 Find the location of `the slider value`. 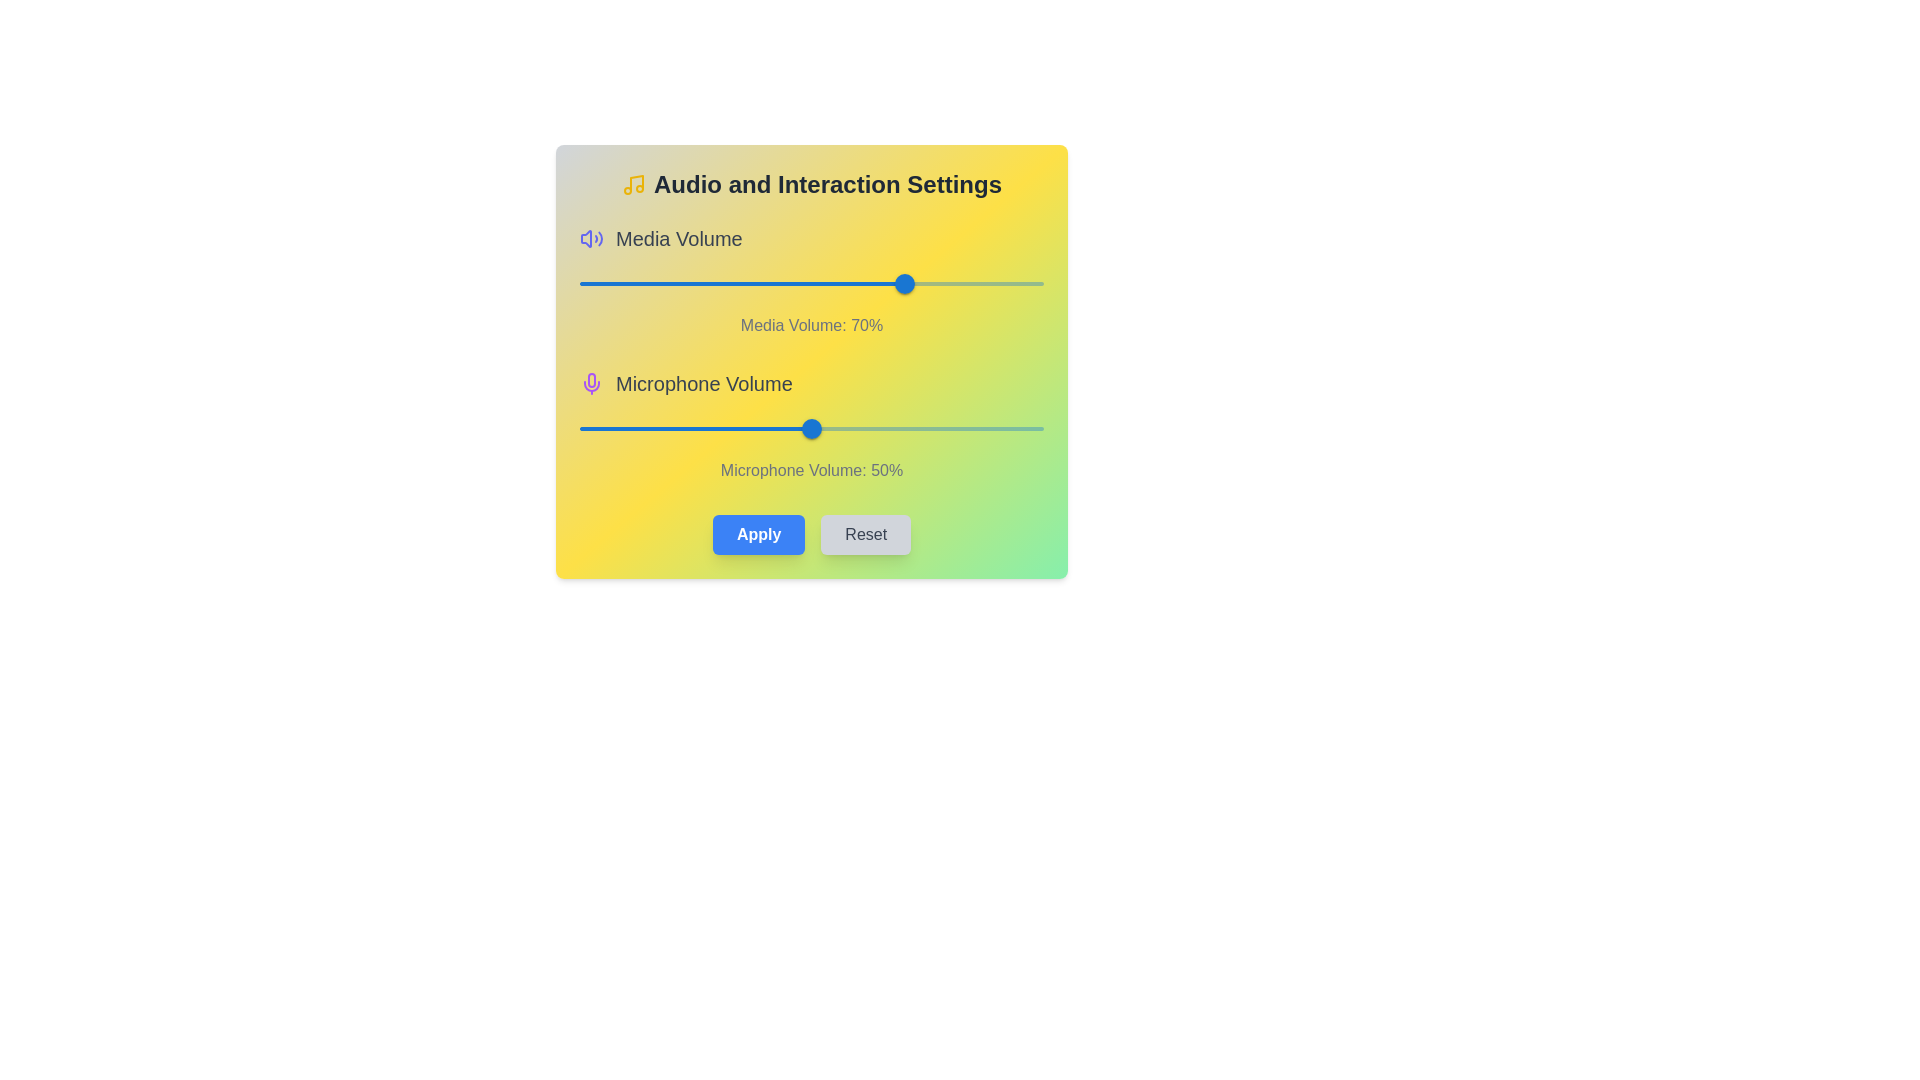

the slider value is located at coordinates (889, 284).